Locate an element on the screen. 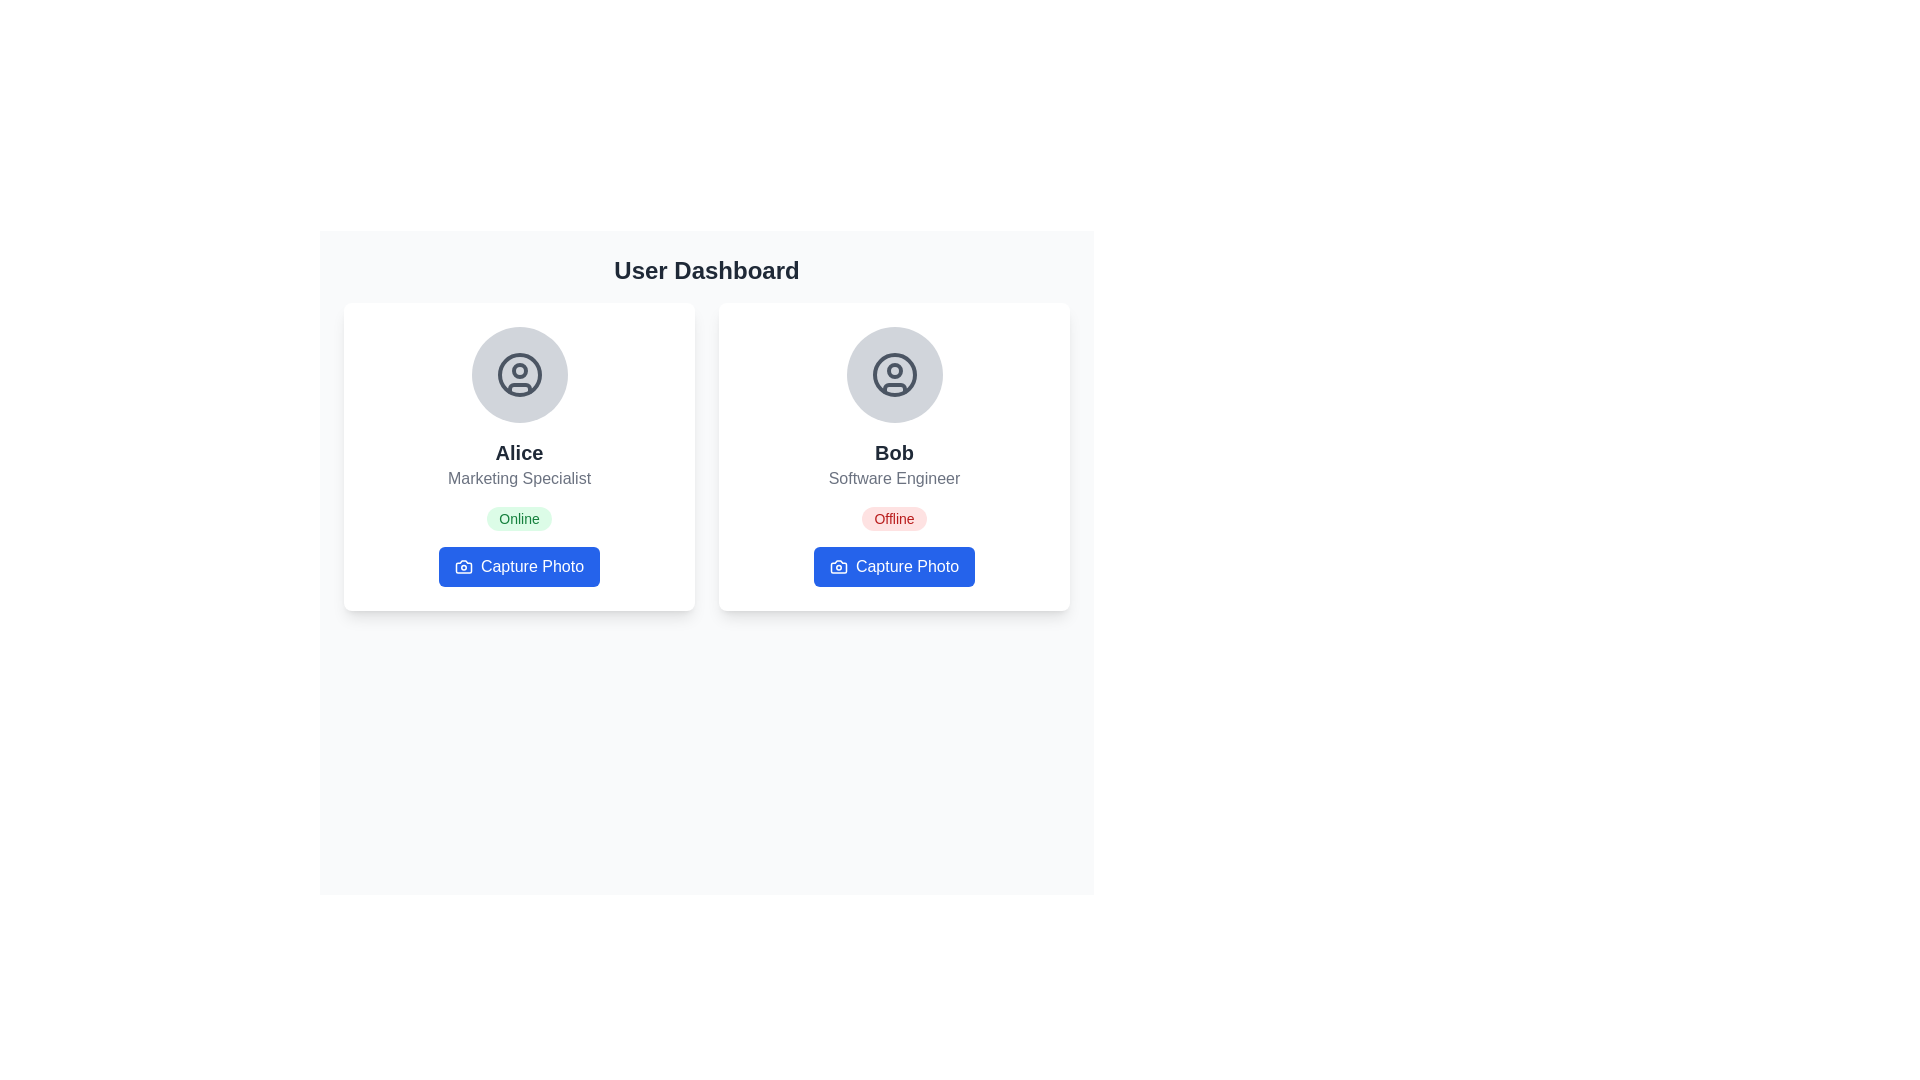 This screenshot has height=1080, width=1920. the Status Indicator badge that displays 'Online' with a light green background, located beneath the title 'Marketing Specialist' and above the 'Capture Photo' button is located at coordinates (519, 518).